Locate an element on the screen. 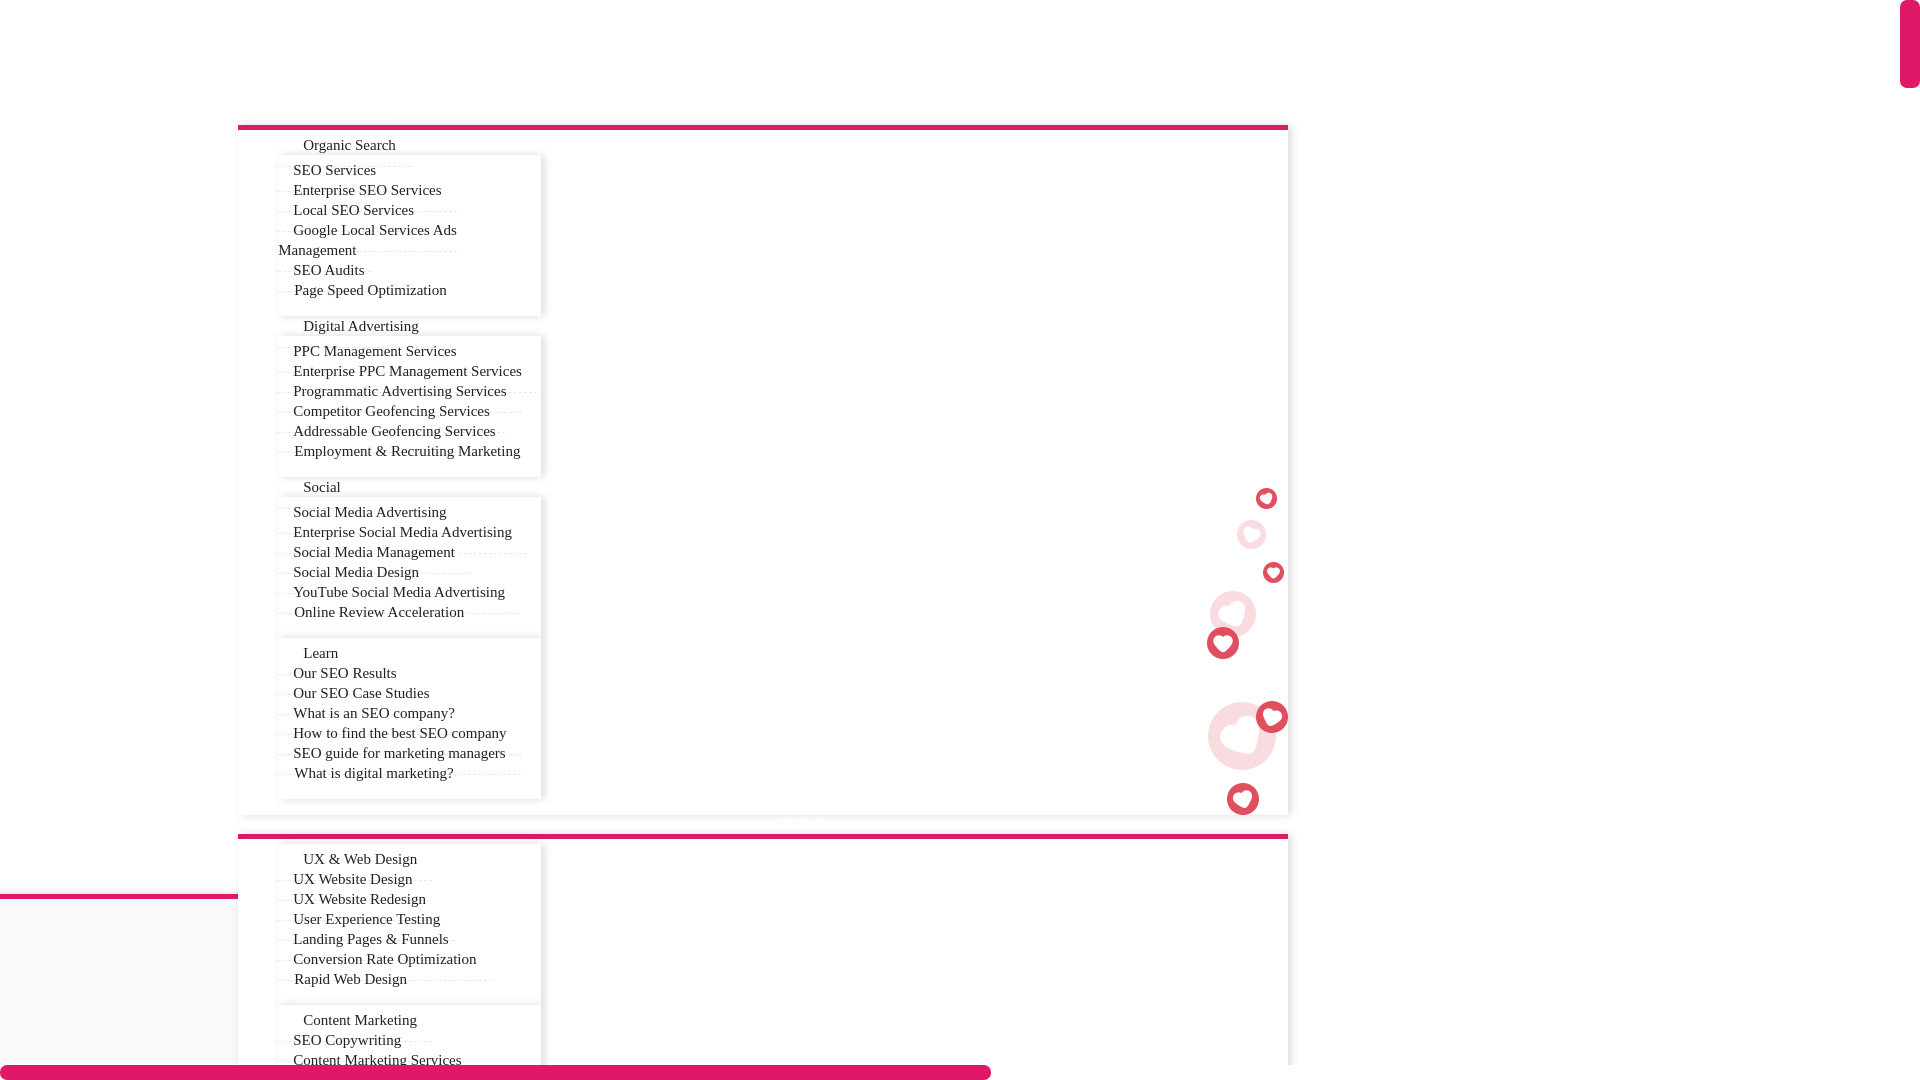 The height and width of the screenshot is (1080, 1920). 'What is digital marketing?' is located at coordinates (277, 771).